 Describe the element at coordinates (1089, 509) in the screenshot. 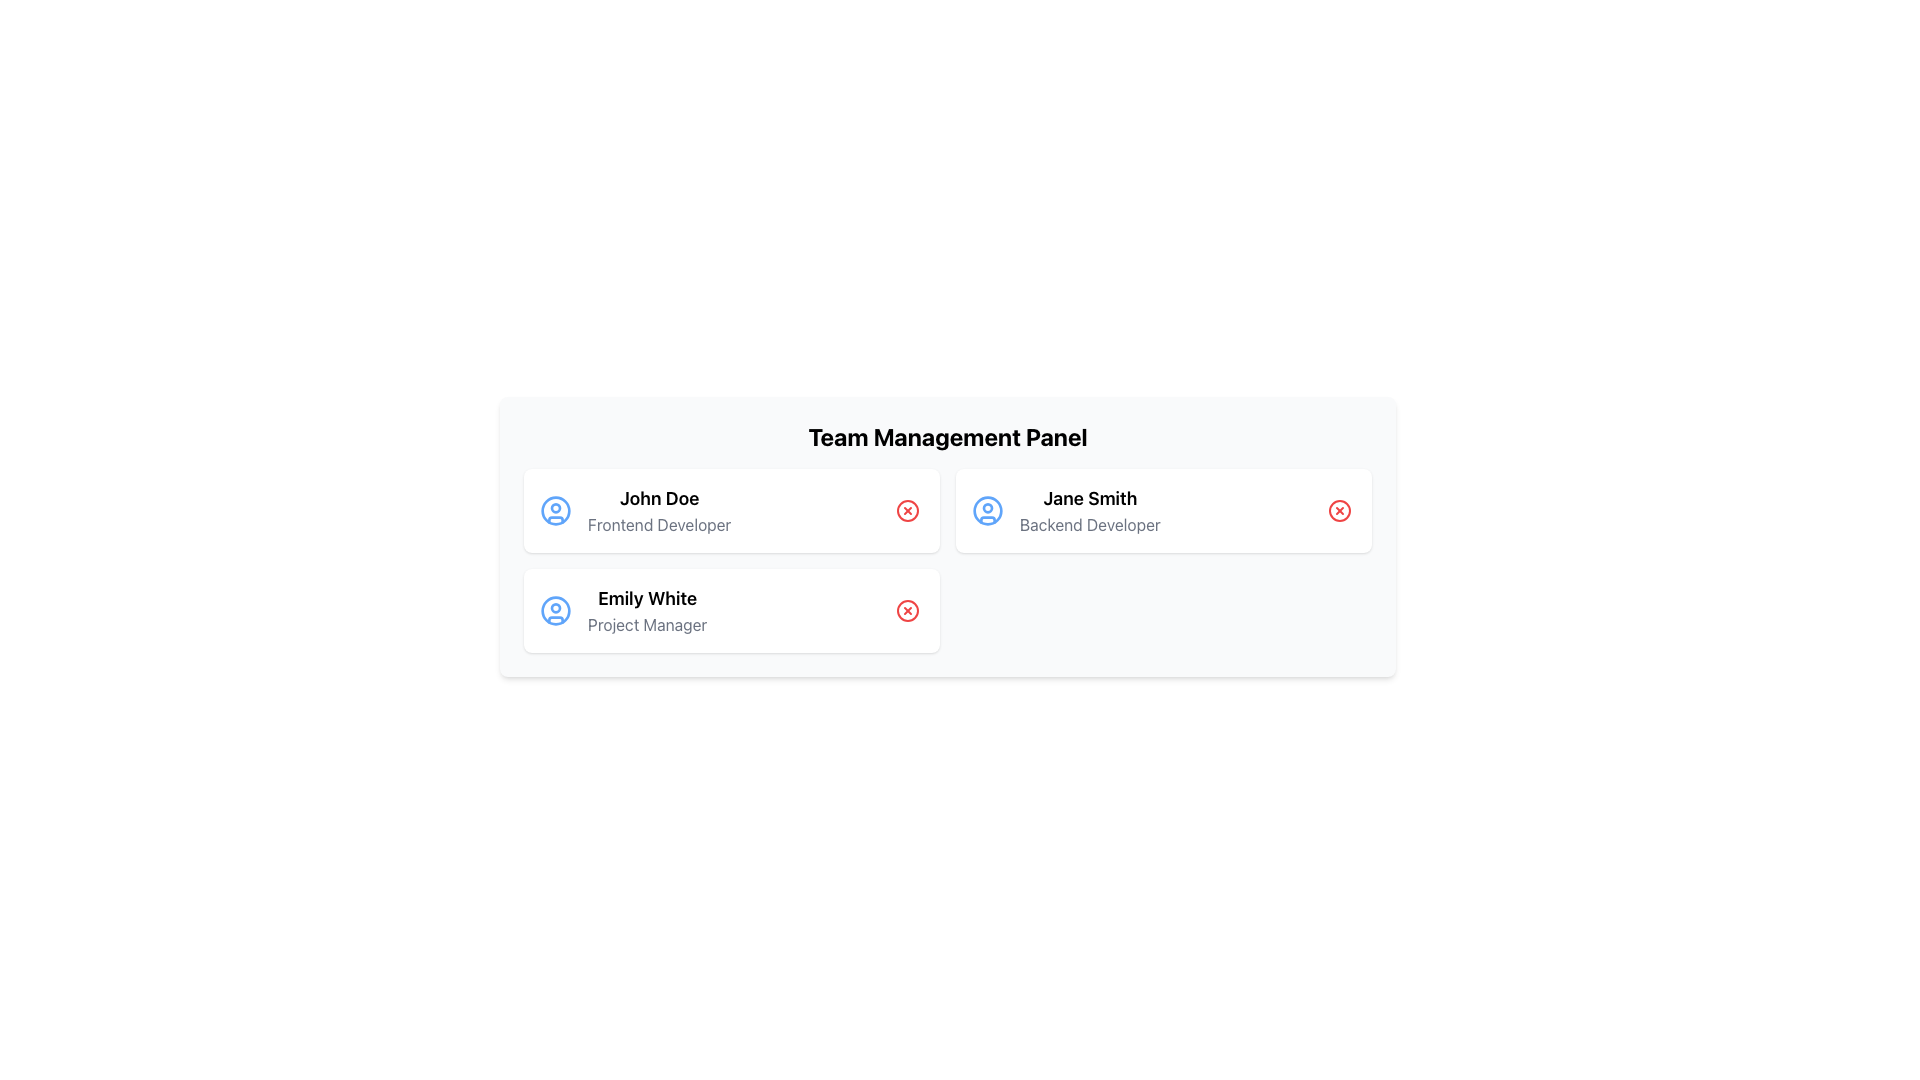

I see `the text label displaying the name and title of a team member` at that location.